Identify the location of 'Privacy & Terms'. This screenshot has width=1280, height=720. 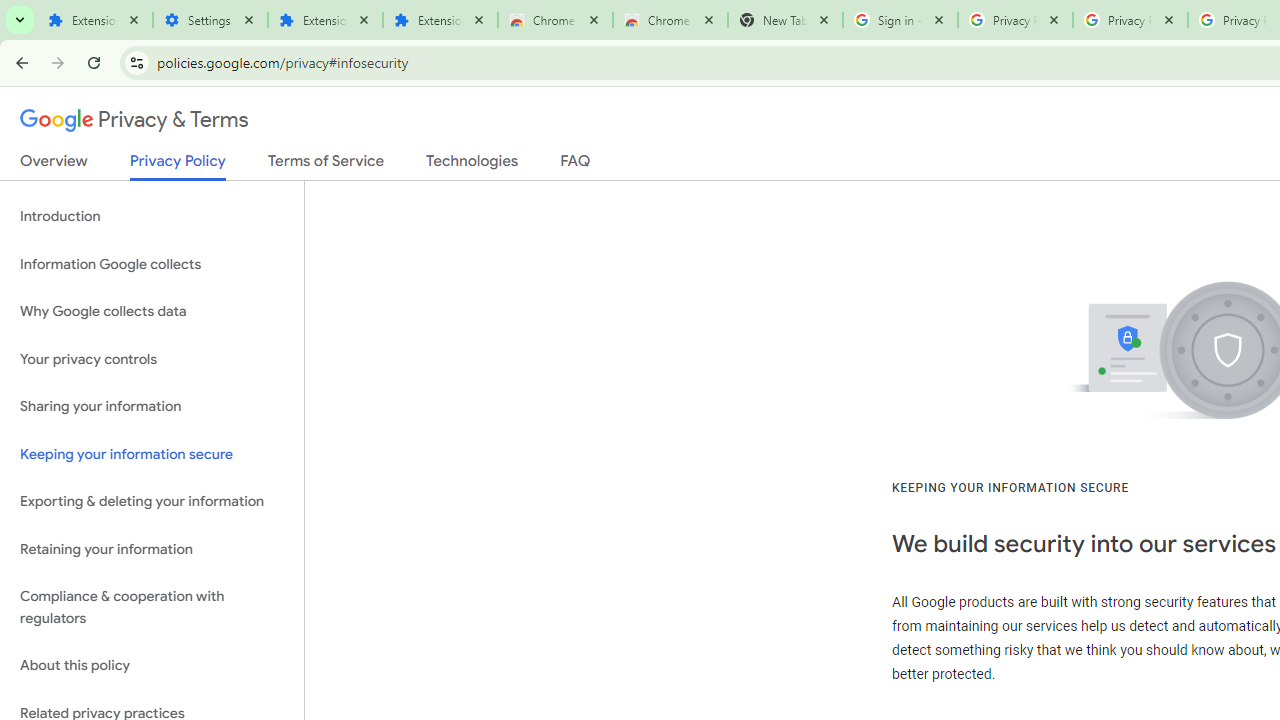
(134, 120).